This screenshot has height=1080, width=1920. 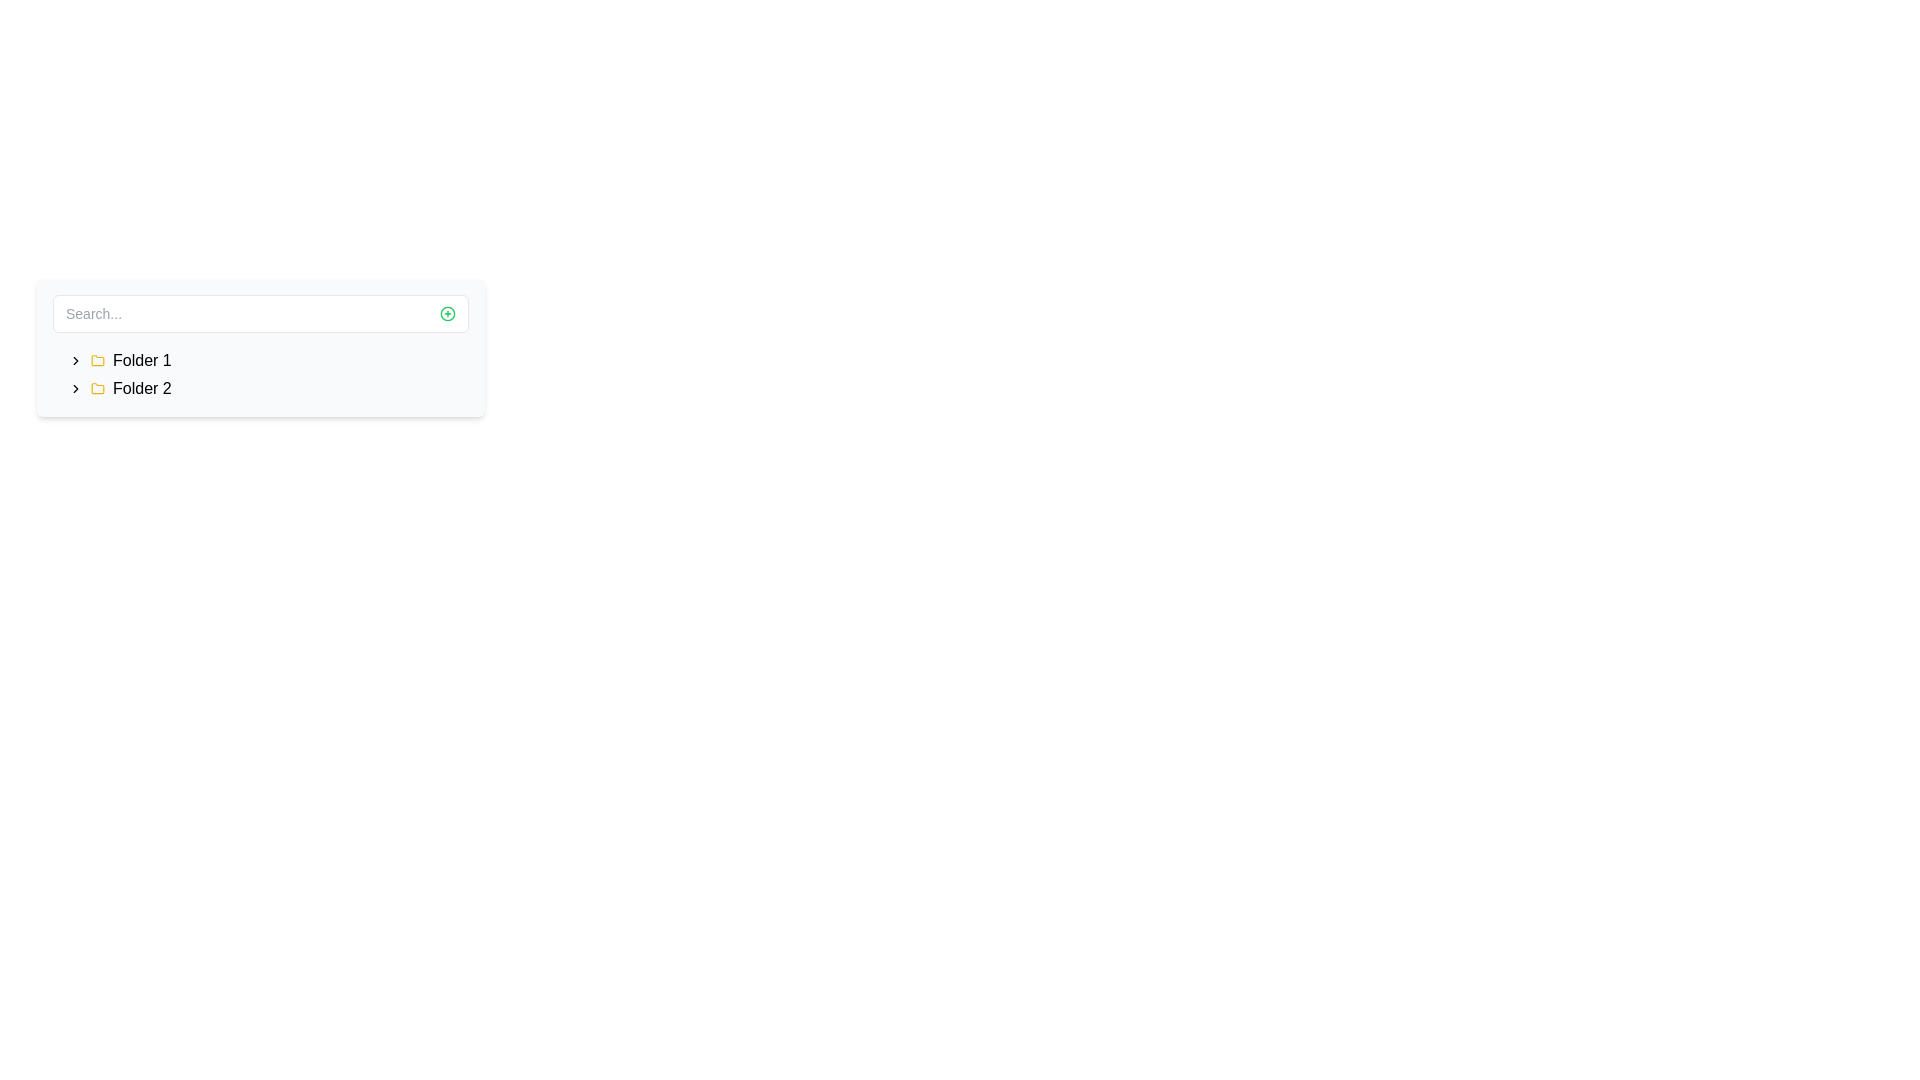 What do you see at coordinates (96, 361) in the screenshot?
I see `the small yellow folder icon located beside the text 'Folder 1'` at bounding box center [96, 361].